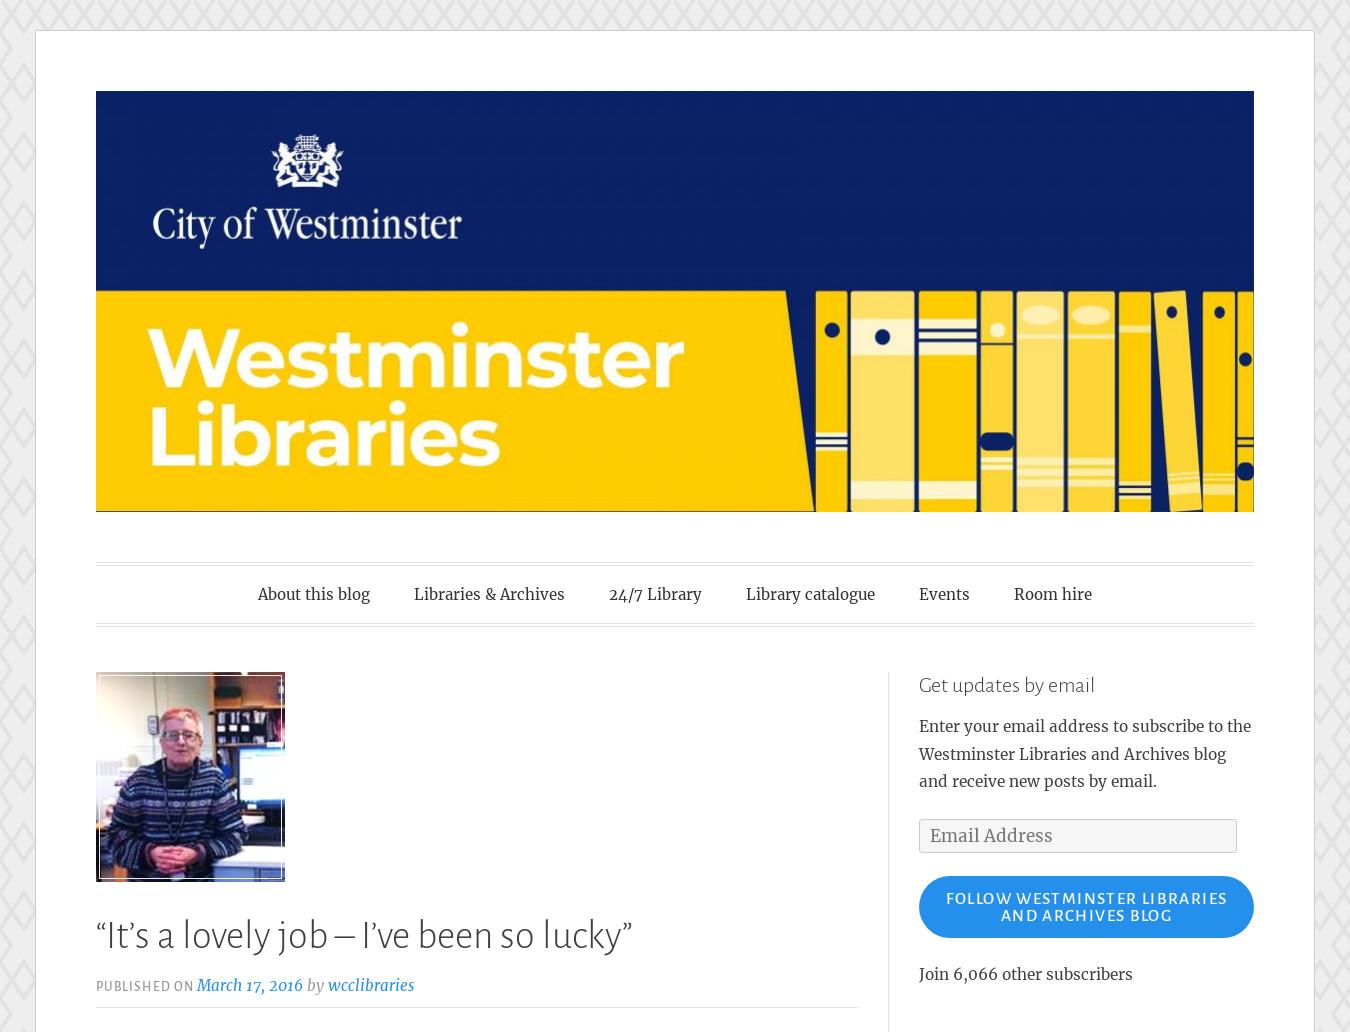  What do you see at coordinates (363, 933) in the screenshot?
I see `'“It’s a lovely job – I’ve been so lucky”'` at bounding box center [363, 933].